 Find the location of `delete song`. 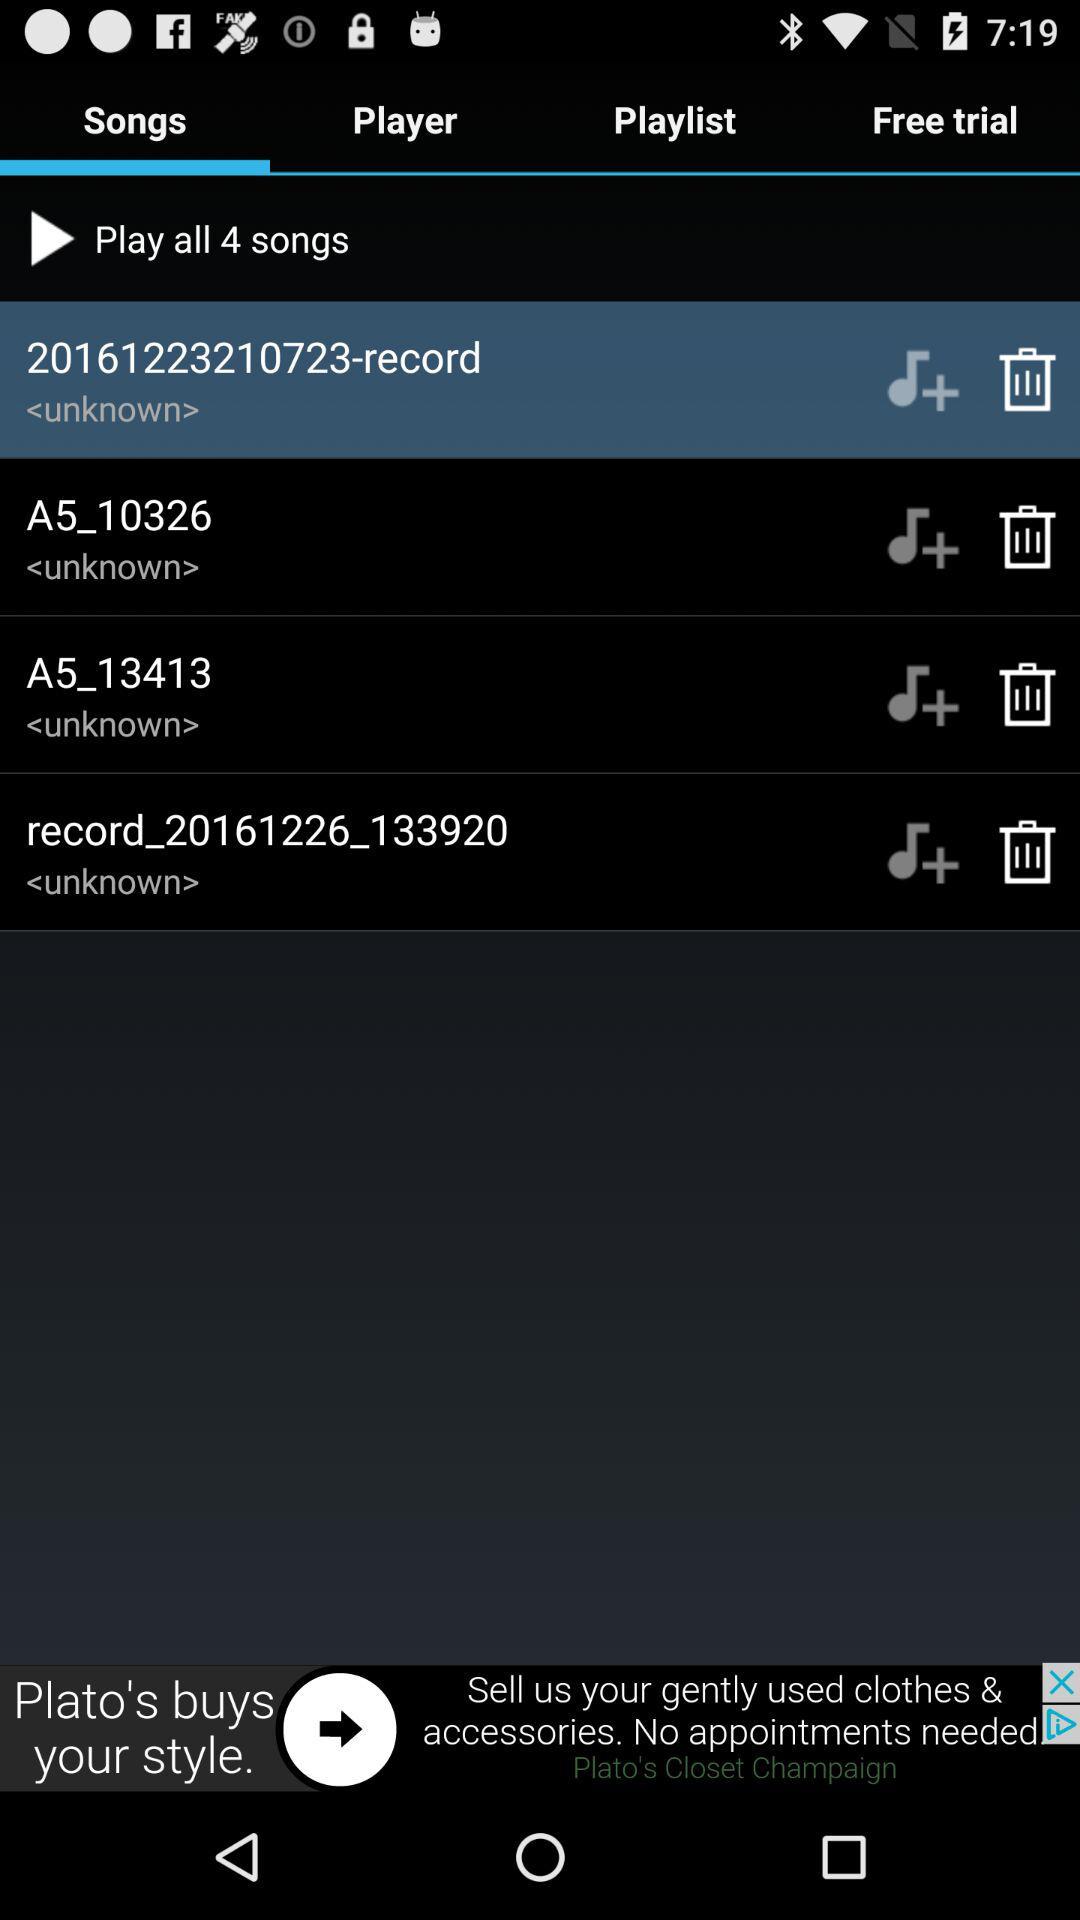

delete song is located at coordinates (1017, 694).